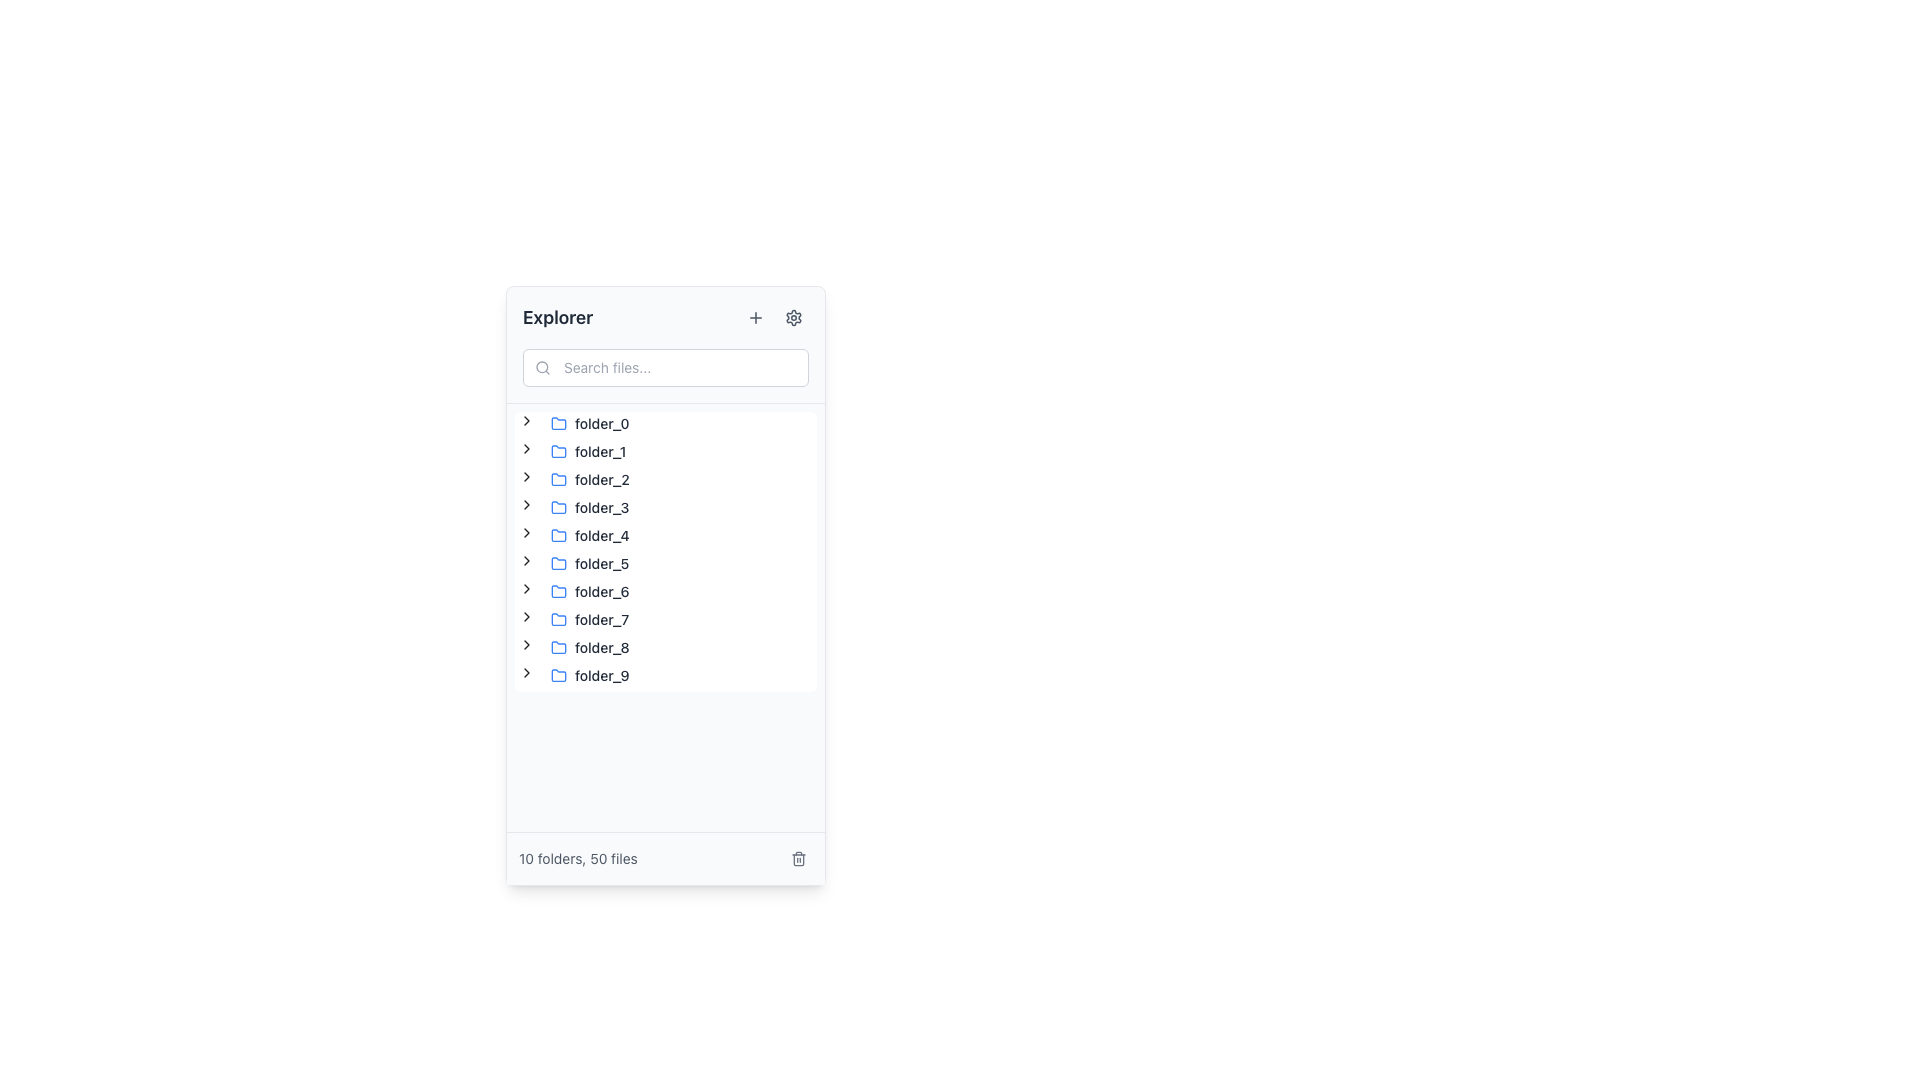  I want to click on the right-pointing chevron icon, so click(527, 531).